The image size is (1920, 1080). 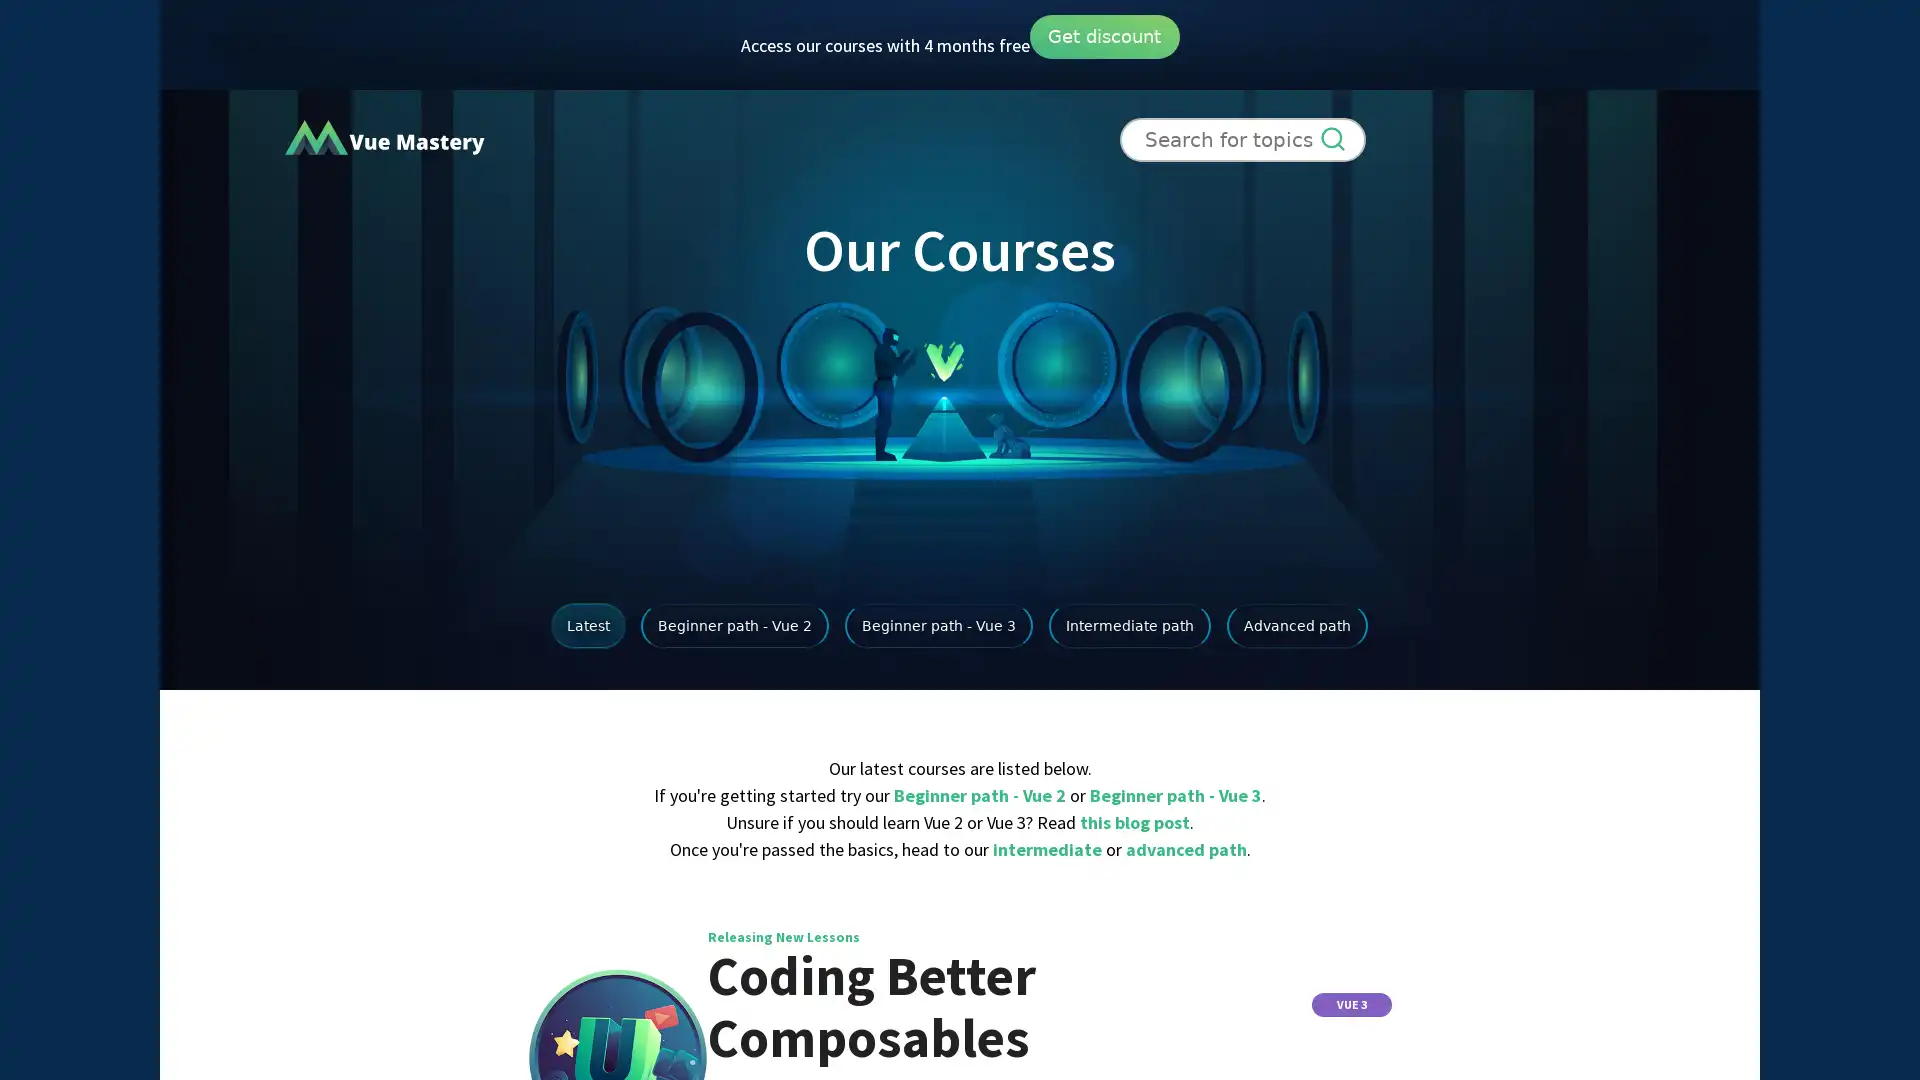 What do you see at coordinates (457, 624) in the screenshot?
I see `Latest` at bounding box center [457, 624].